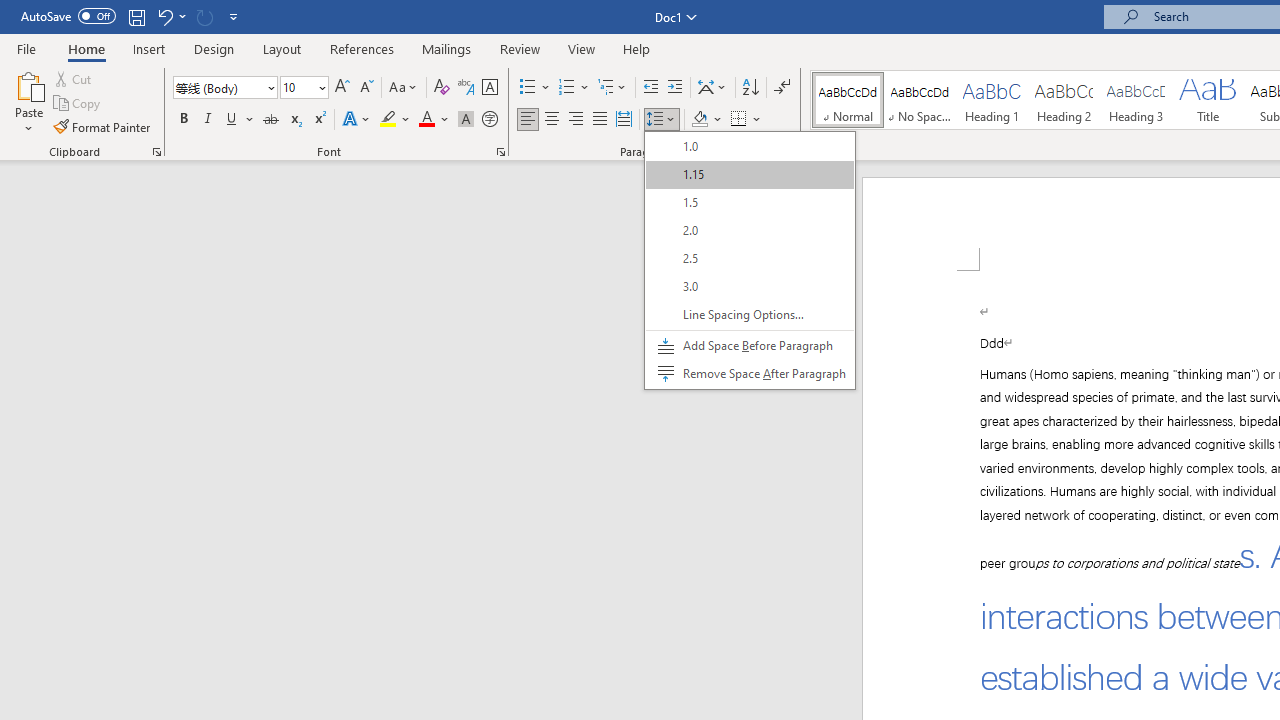 Image resolution: width=1280 pixels, height=720 pixels. I want to click on 'Align Right', so click(575, 119).